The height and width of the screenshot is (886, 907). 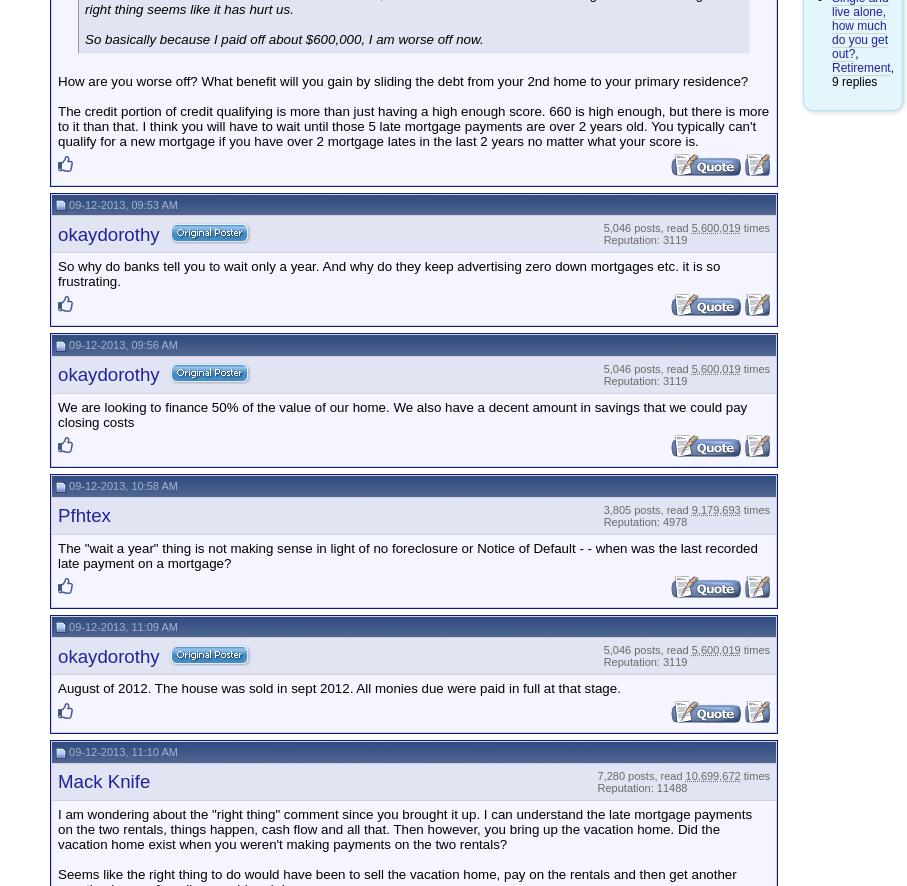 I want to click on '09-12-2013, 10:58 AM', so click(x=120, y=484).